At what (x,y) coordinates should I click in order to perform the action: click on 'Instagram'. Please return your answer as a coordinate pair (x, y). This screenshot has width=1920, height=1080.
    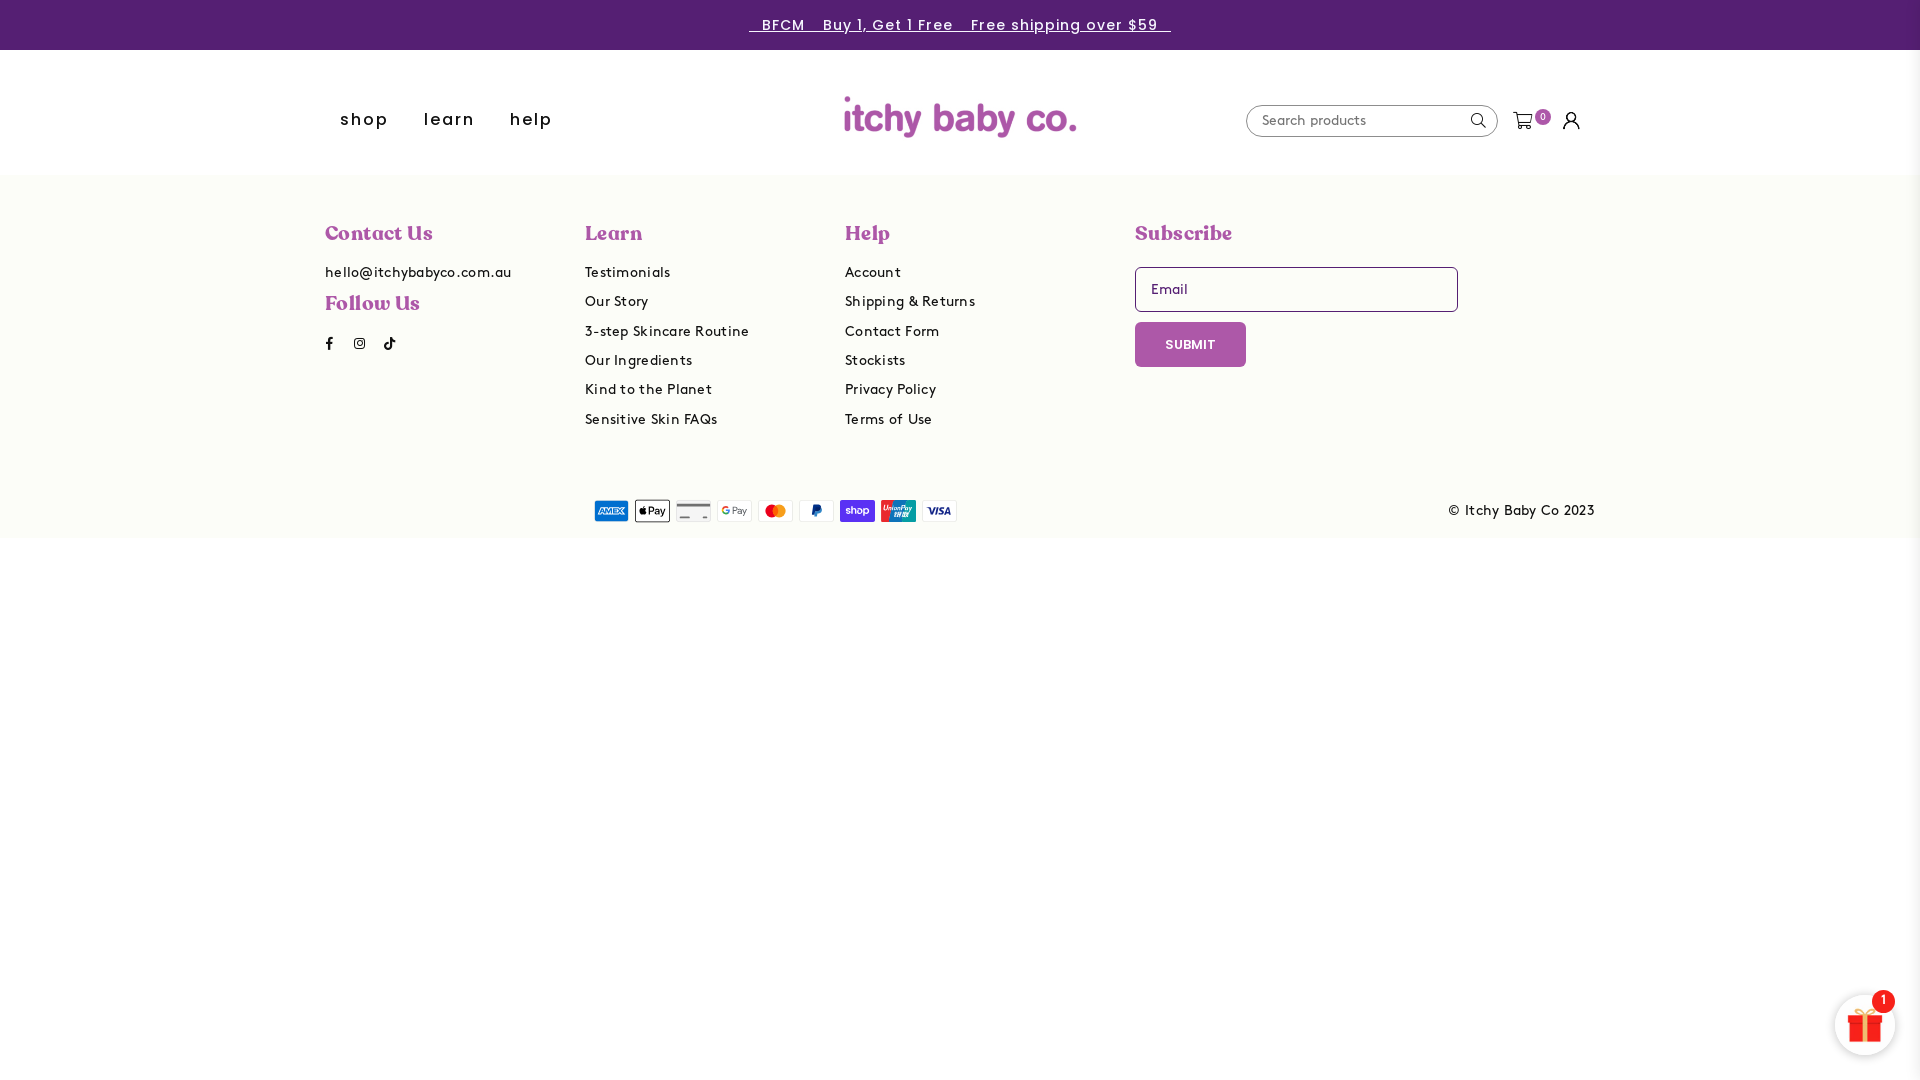
    Looking at the image, I should click on (360, 342).